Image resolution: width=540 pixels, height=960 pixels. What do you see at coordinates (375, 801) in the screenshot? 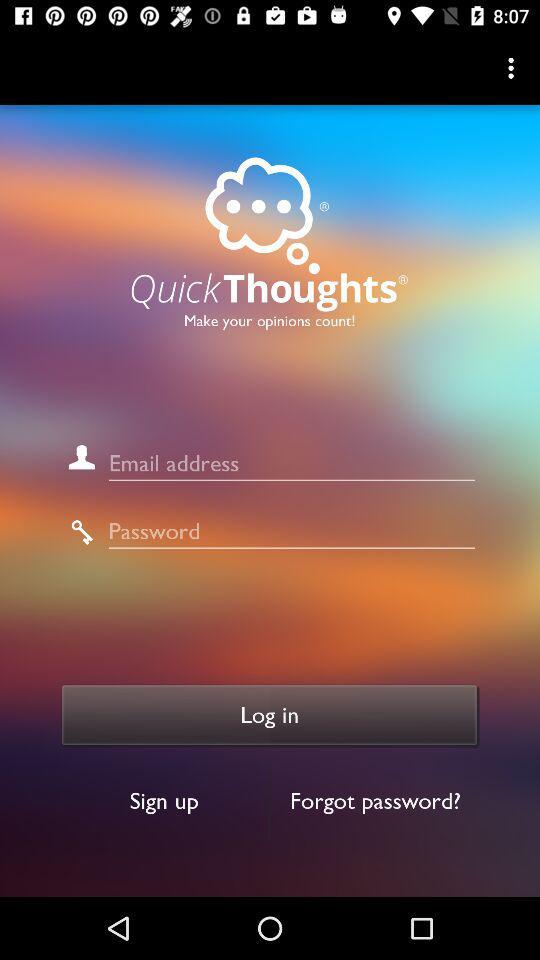
I see `the forgot password?` at bounding box center [375, 801].